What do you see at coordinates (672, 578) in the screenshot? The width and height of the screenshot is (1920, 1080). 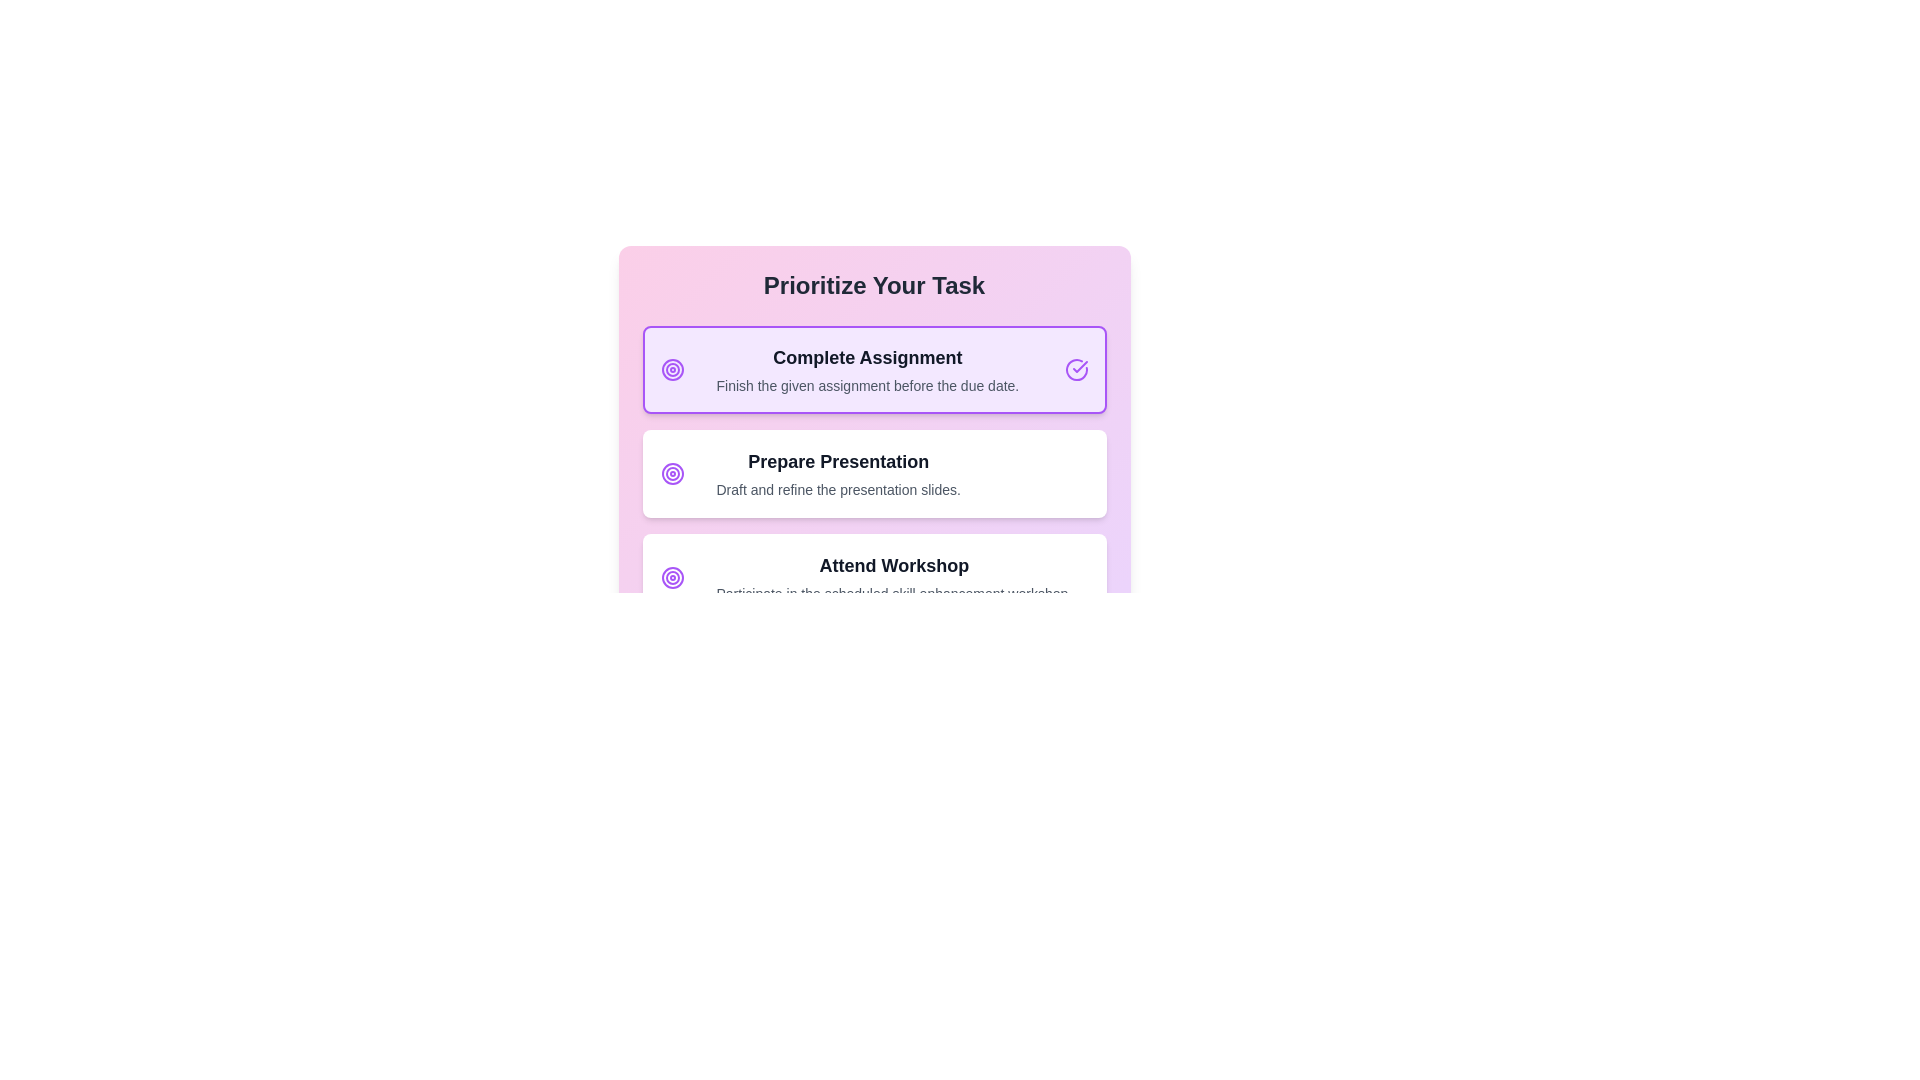 I see `the circular target icon with concentric circles in purple, located to the left of the 'Attend Workshop' text` at bounding box center [672, 578].